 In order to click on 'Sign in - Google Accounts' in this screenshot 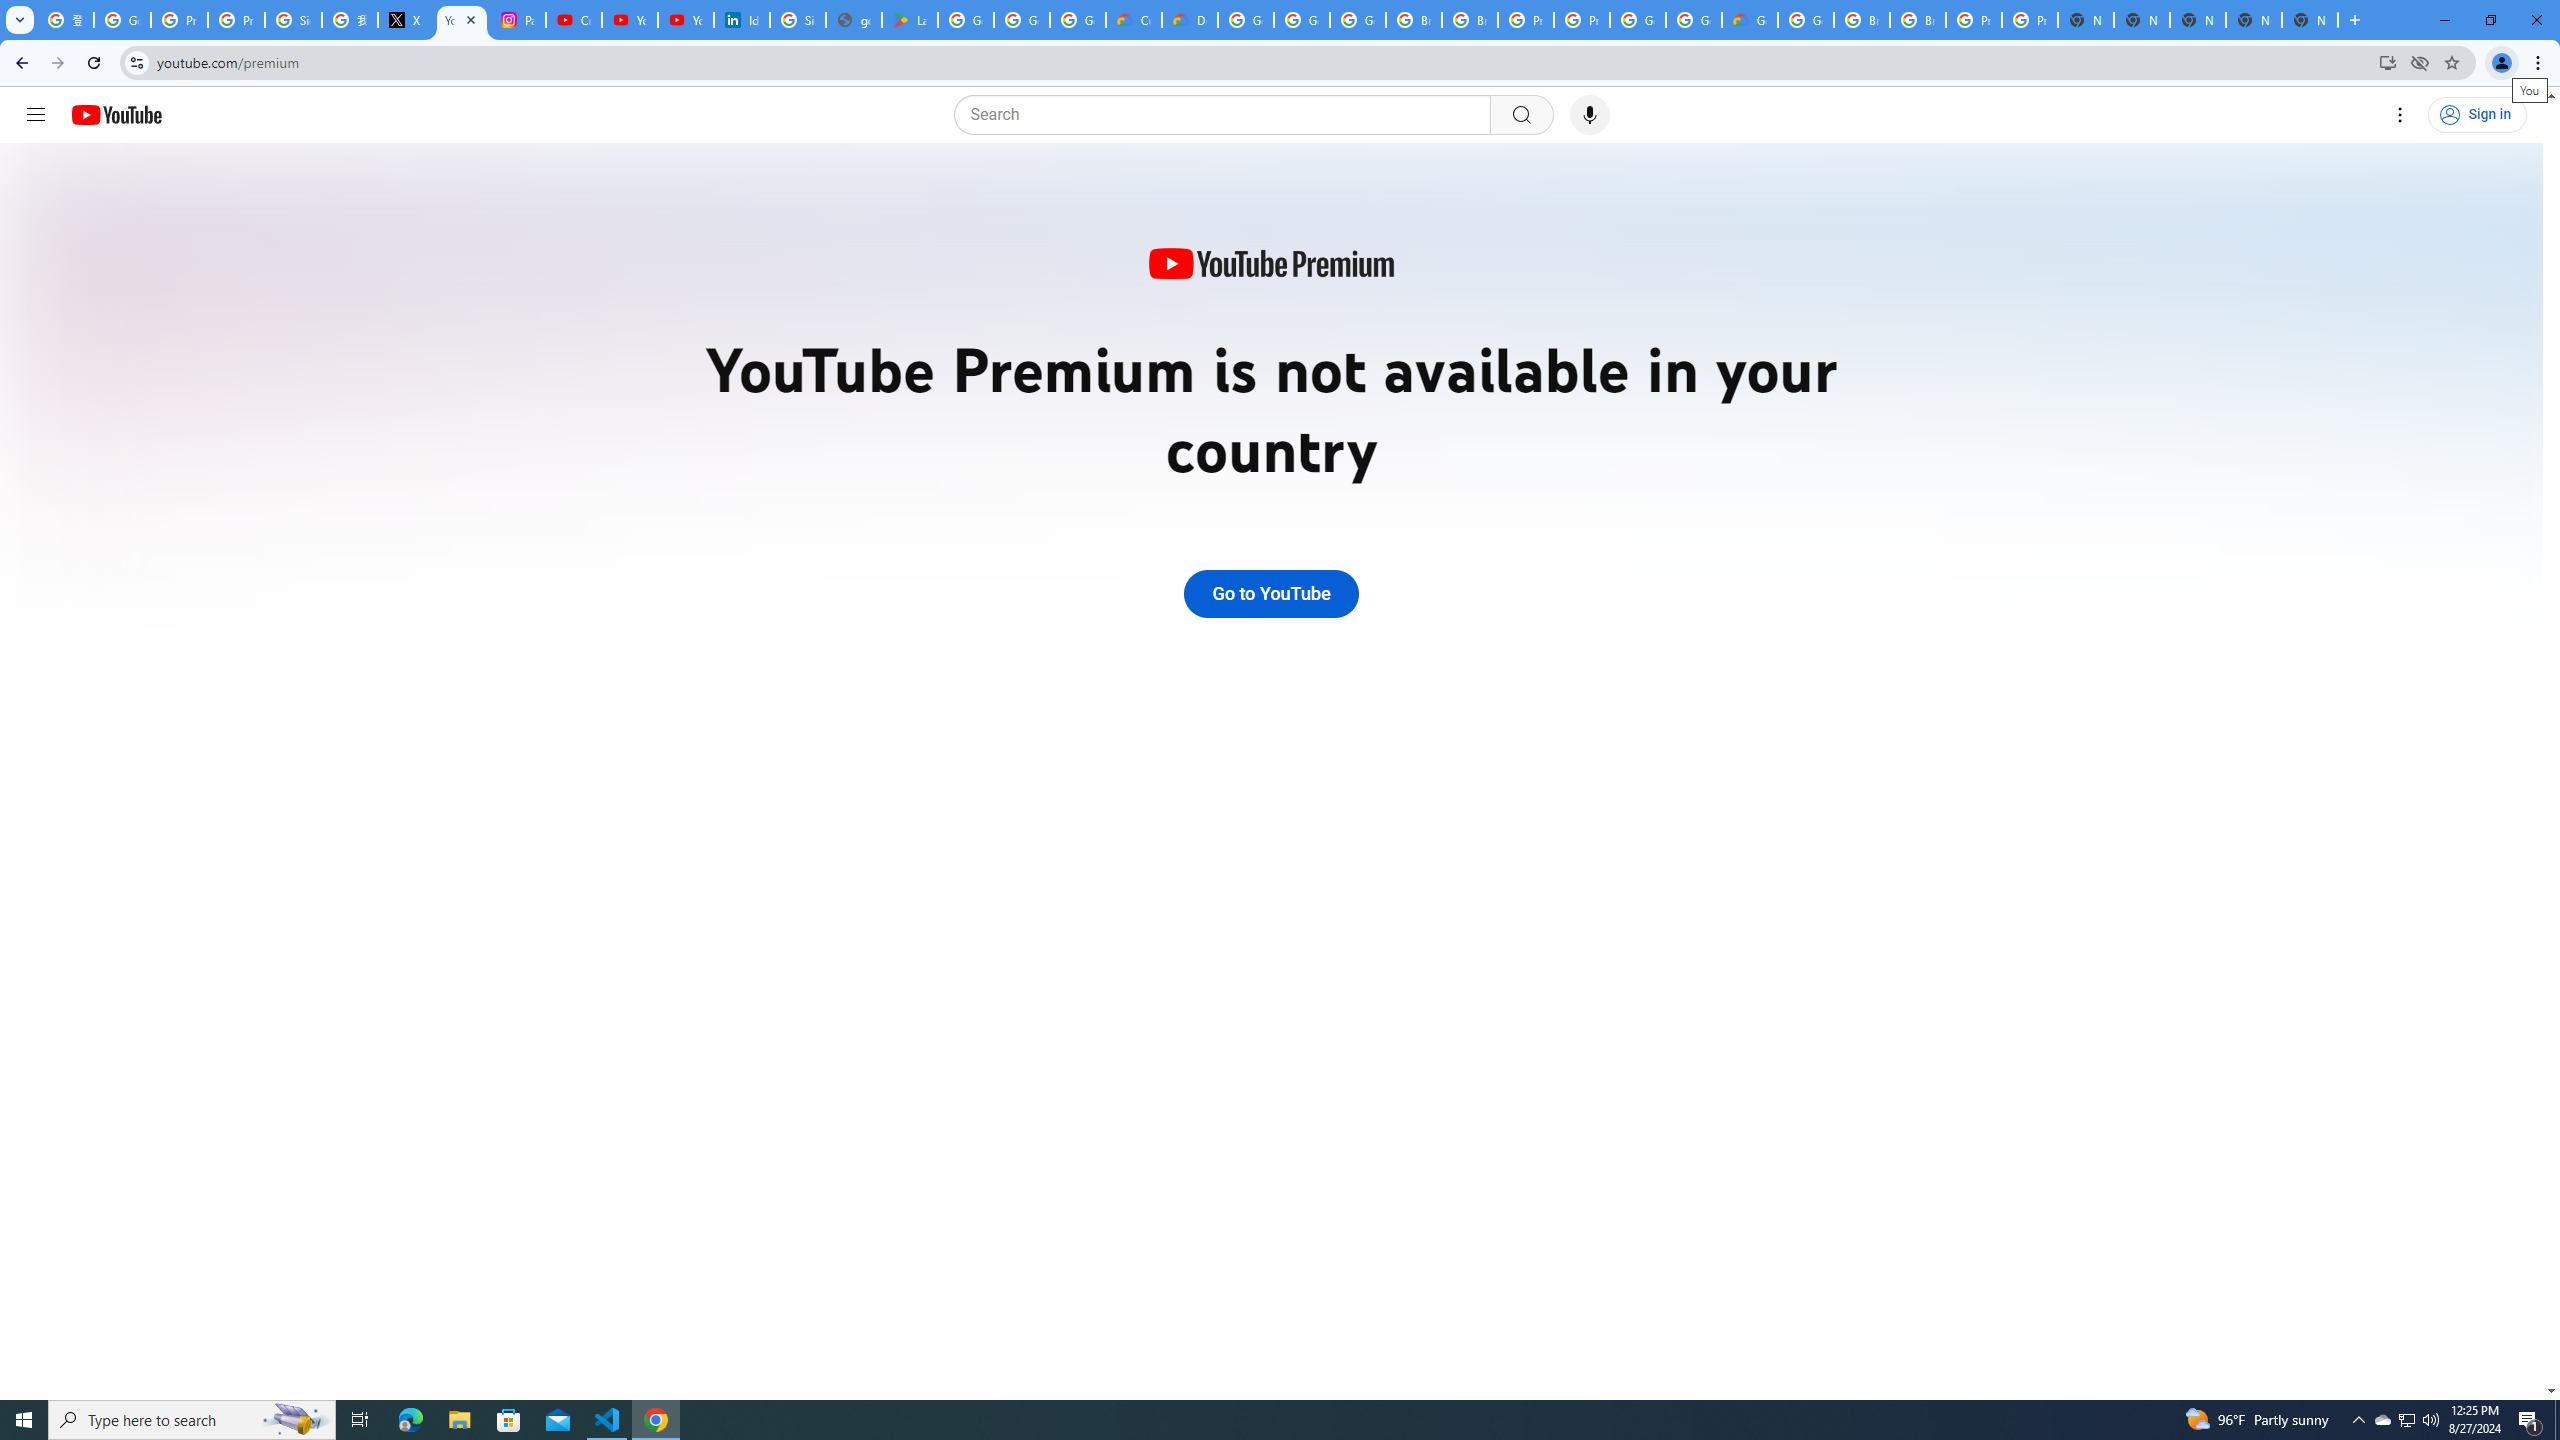, I will do `click(293, 19)`.